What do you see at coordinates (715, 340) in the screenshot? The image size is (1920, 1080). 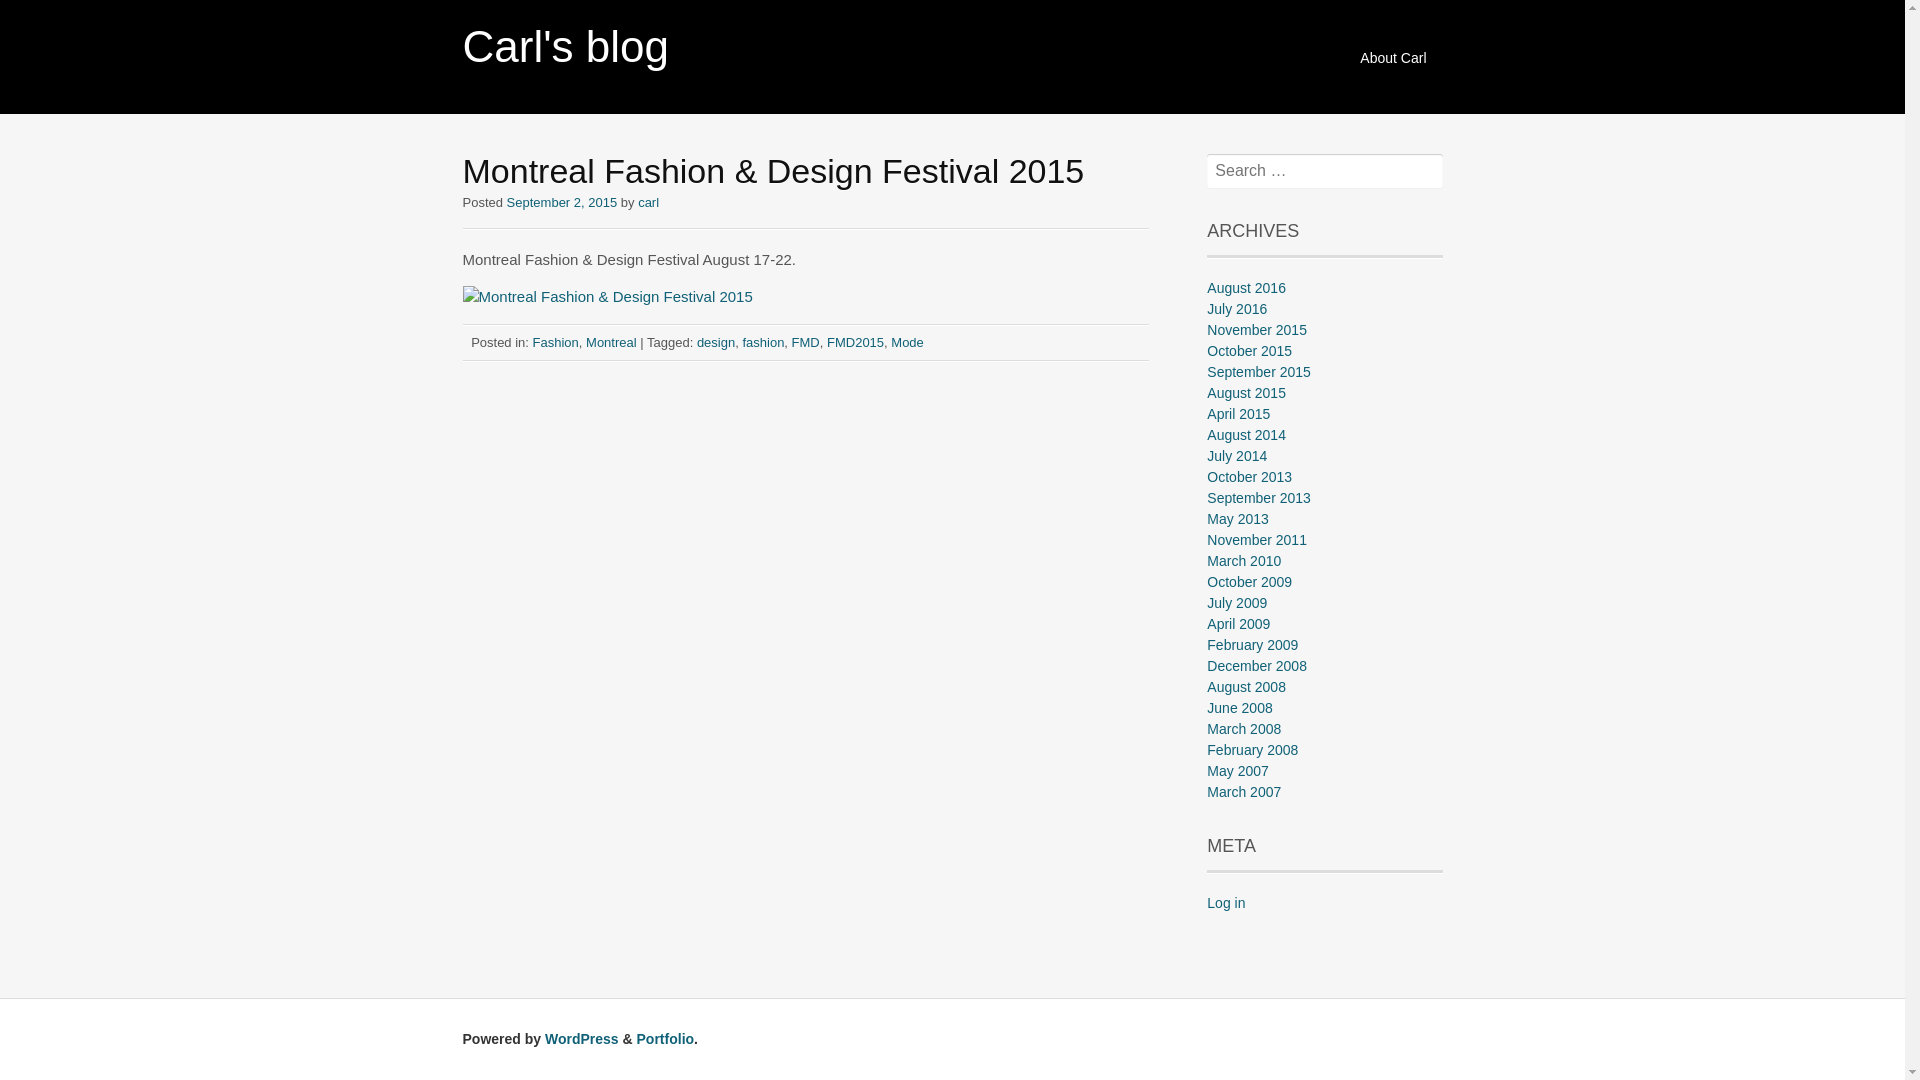 I see `'design'` at bounding box center [715, 340].